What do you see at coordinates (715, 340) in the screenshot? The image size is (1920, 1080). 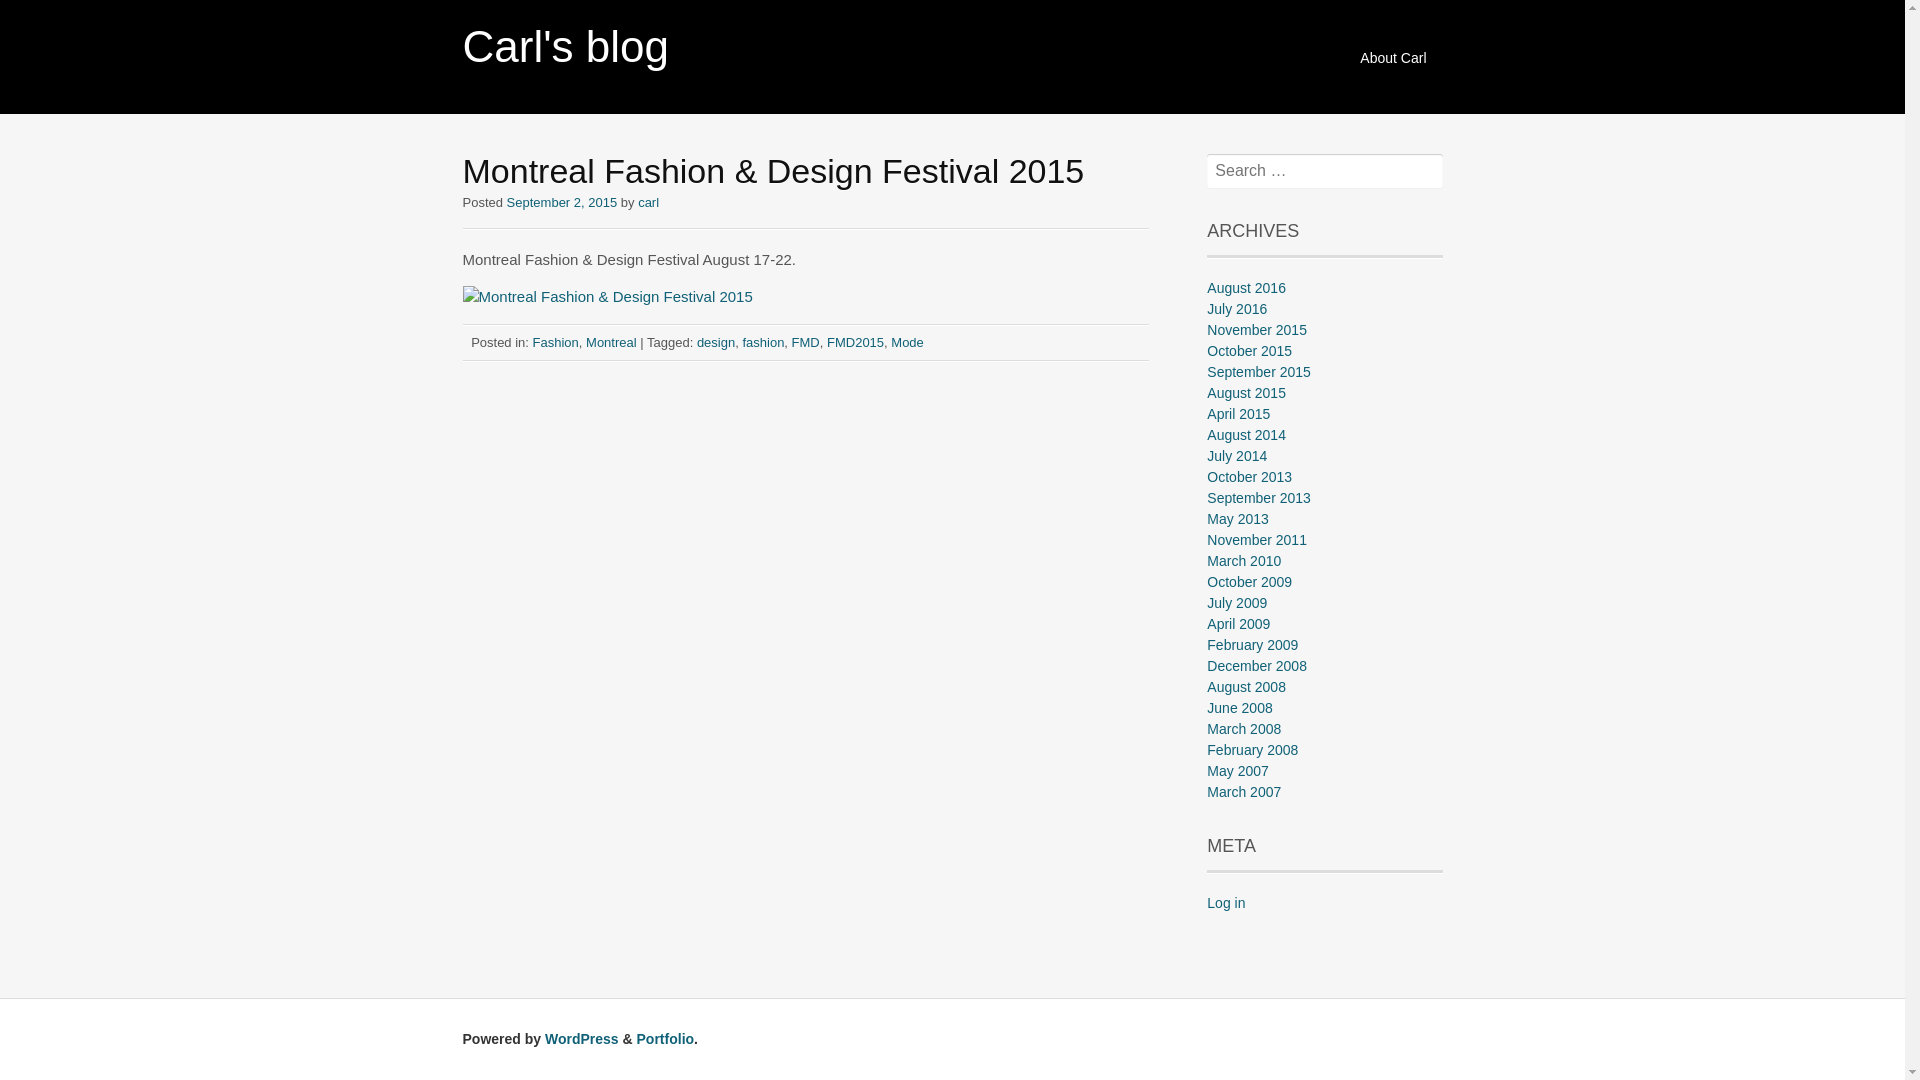 I see `'design'` at bounding box center [715, 340].